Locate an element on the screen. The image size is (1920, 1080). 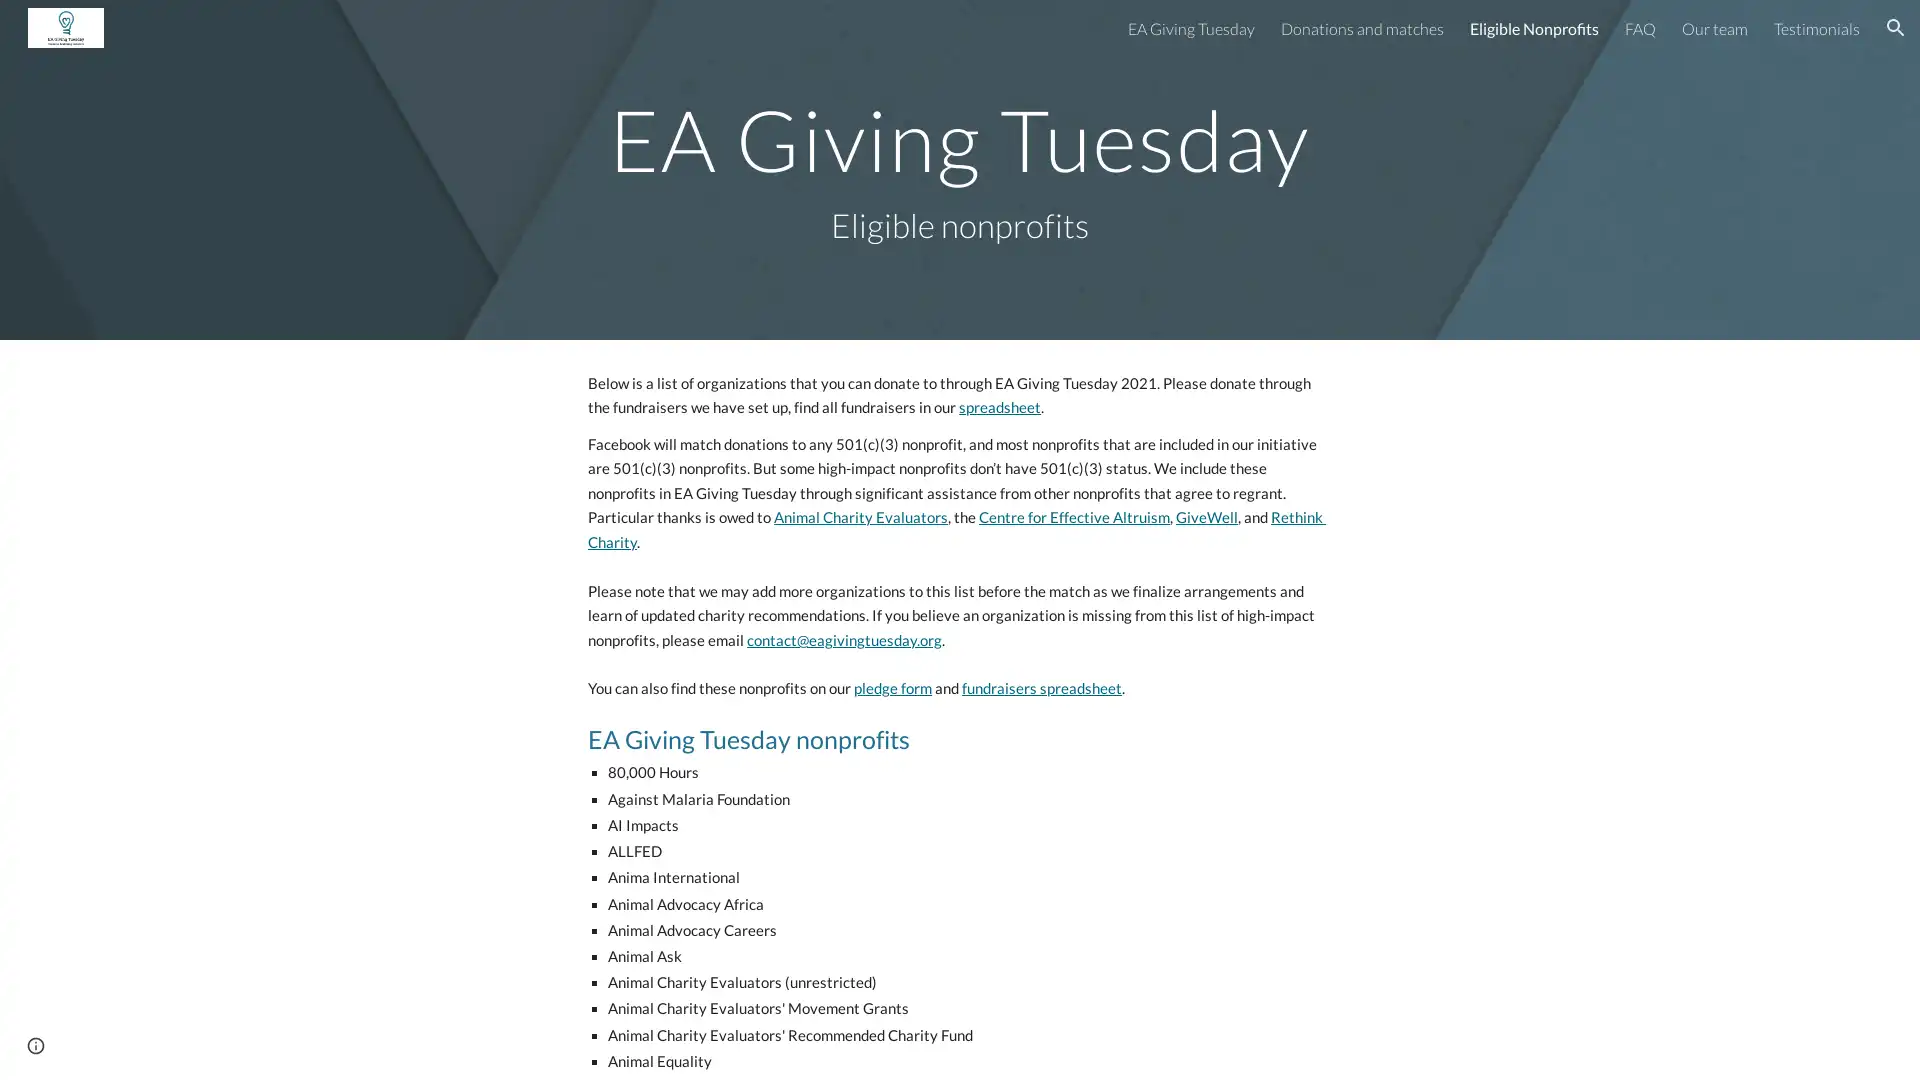
Copy heading link is located at coordinates (931, 739).